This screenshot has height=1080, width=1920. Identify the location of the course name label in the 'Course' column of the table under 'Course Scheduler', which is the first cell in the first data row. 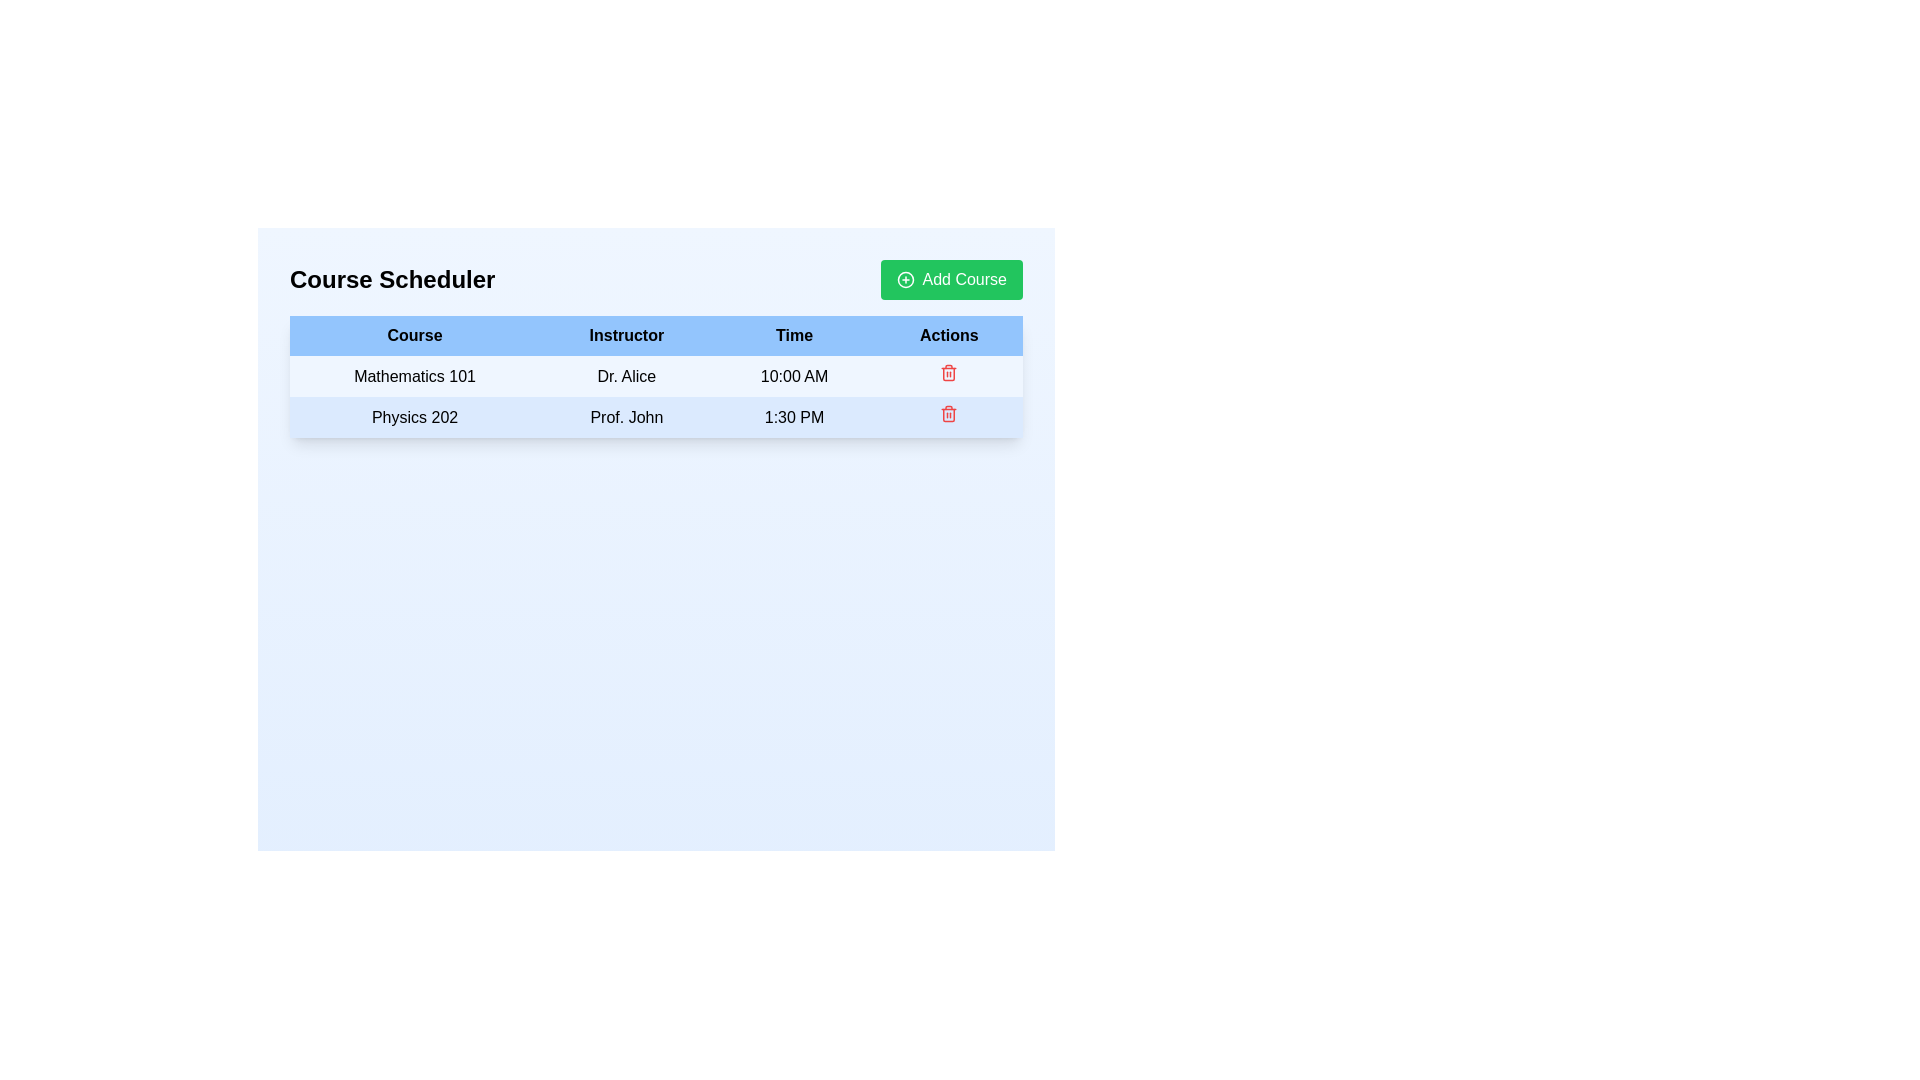
(414, 376).